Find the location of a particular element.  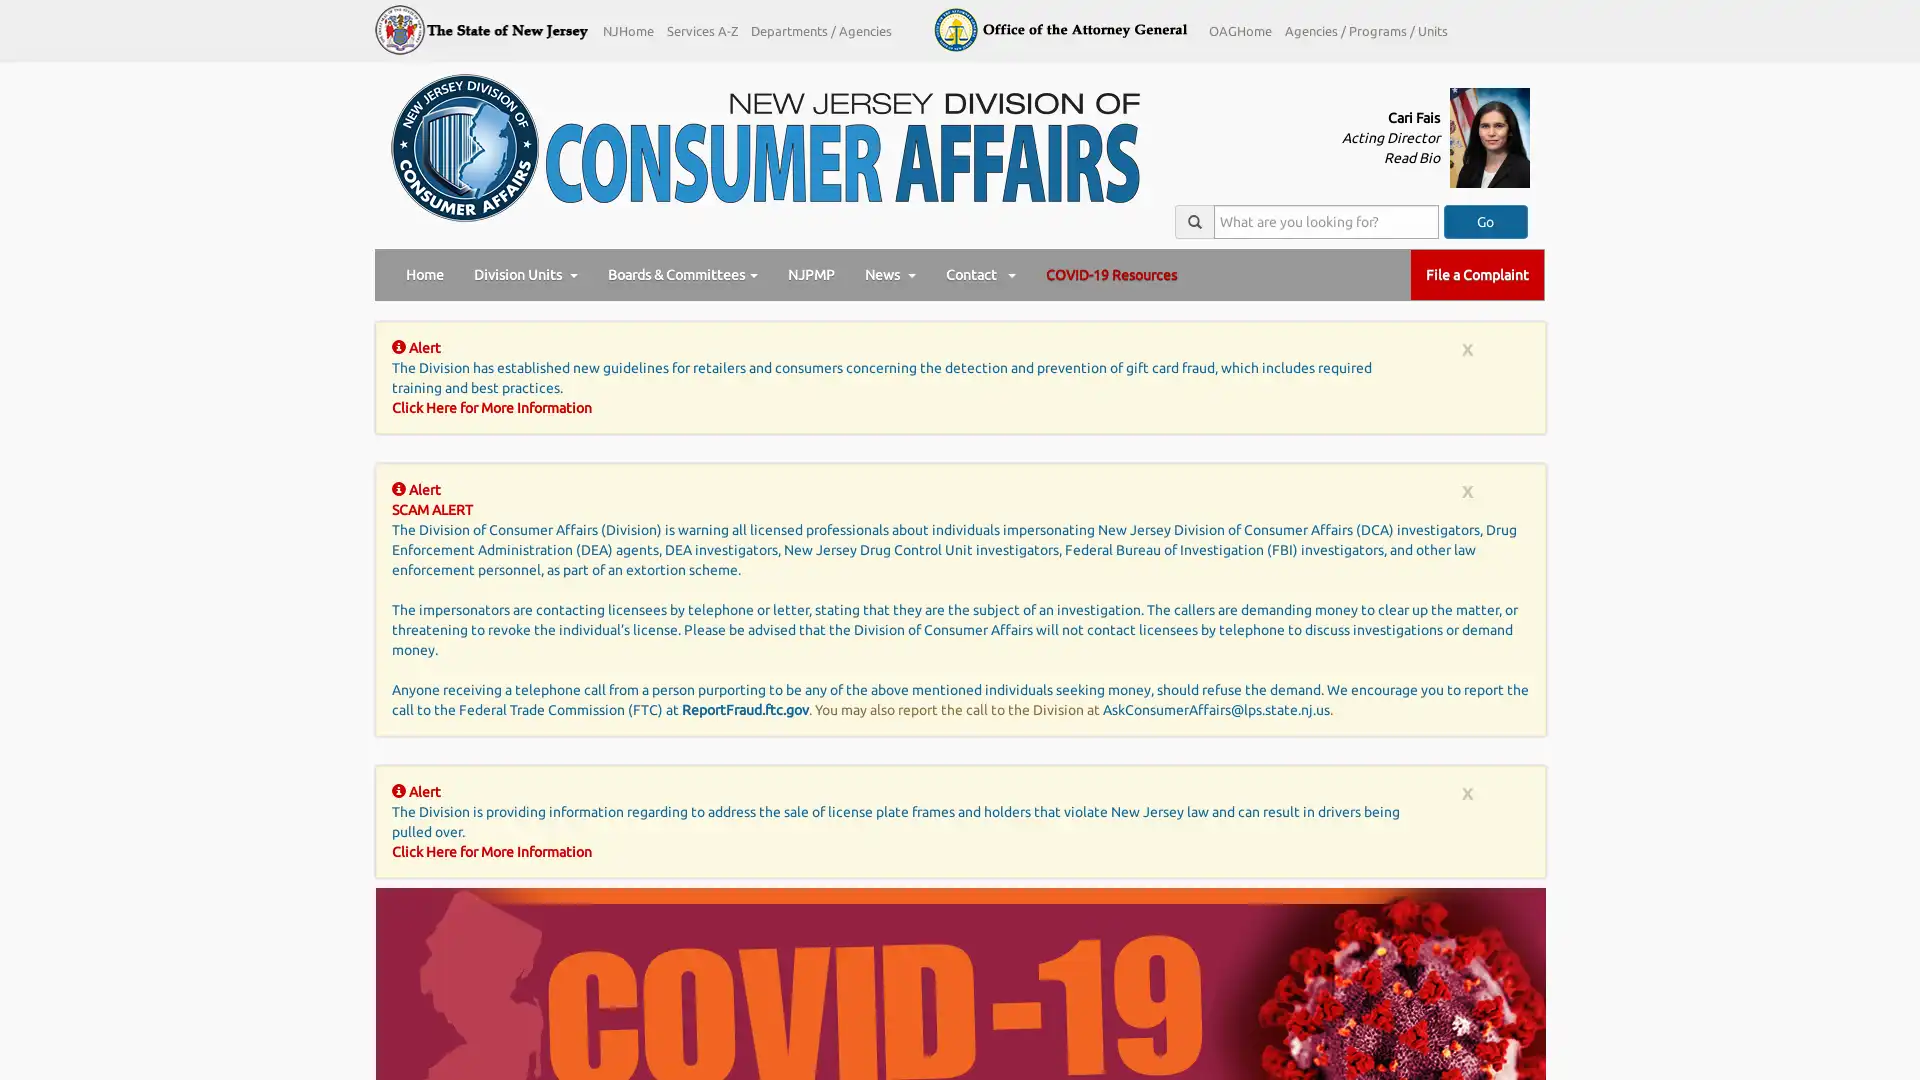

x is located at coordinates (1467, 791).